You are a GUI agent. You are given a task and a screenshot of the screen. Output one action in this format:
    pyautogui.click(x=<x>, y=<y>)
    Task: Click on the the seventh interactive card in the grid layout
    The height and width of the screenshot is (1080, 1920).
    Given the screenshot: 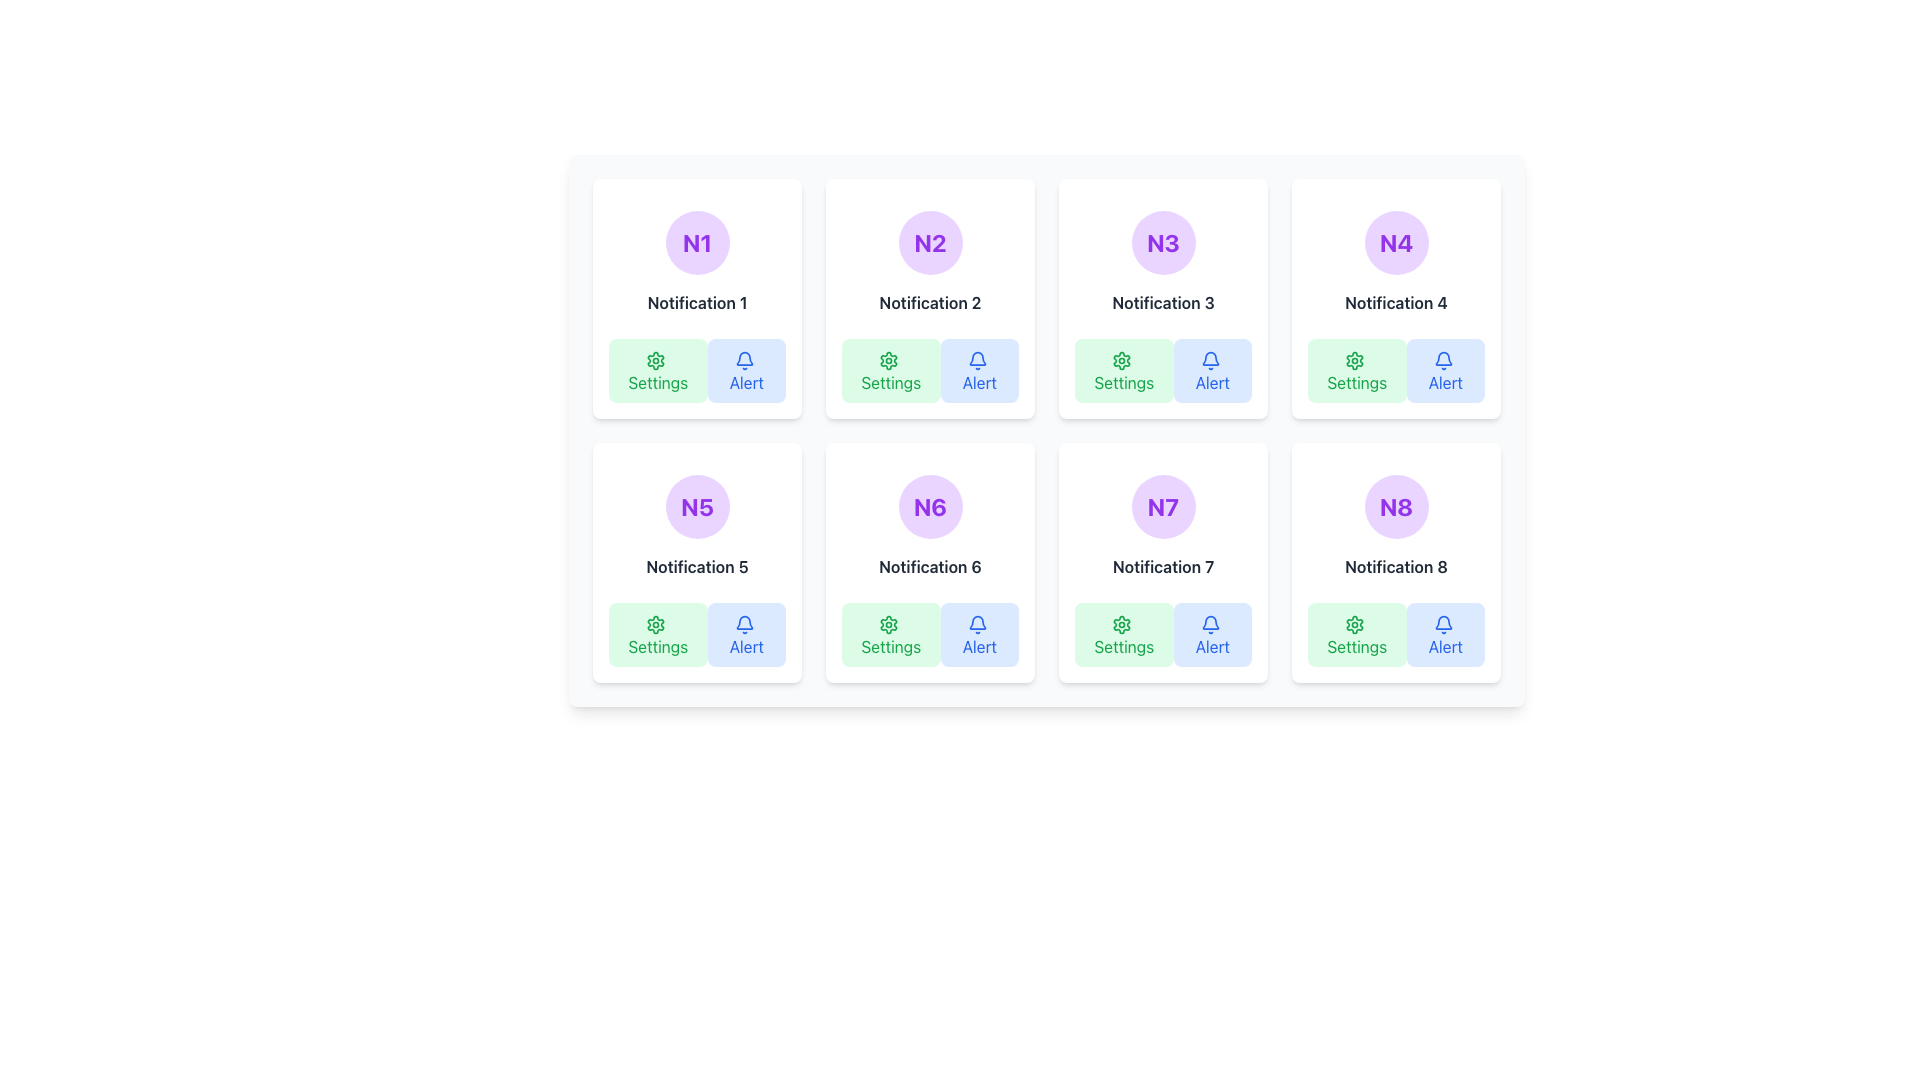 What is the action you would take?
    pyautogui.click(x=1163, y=563)
    